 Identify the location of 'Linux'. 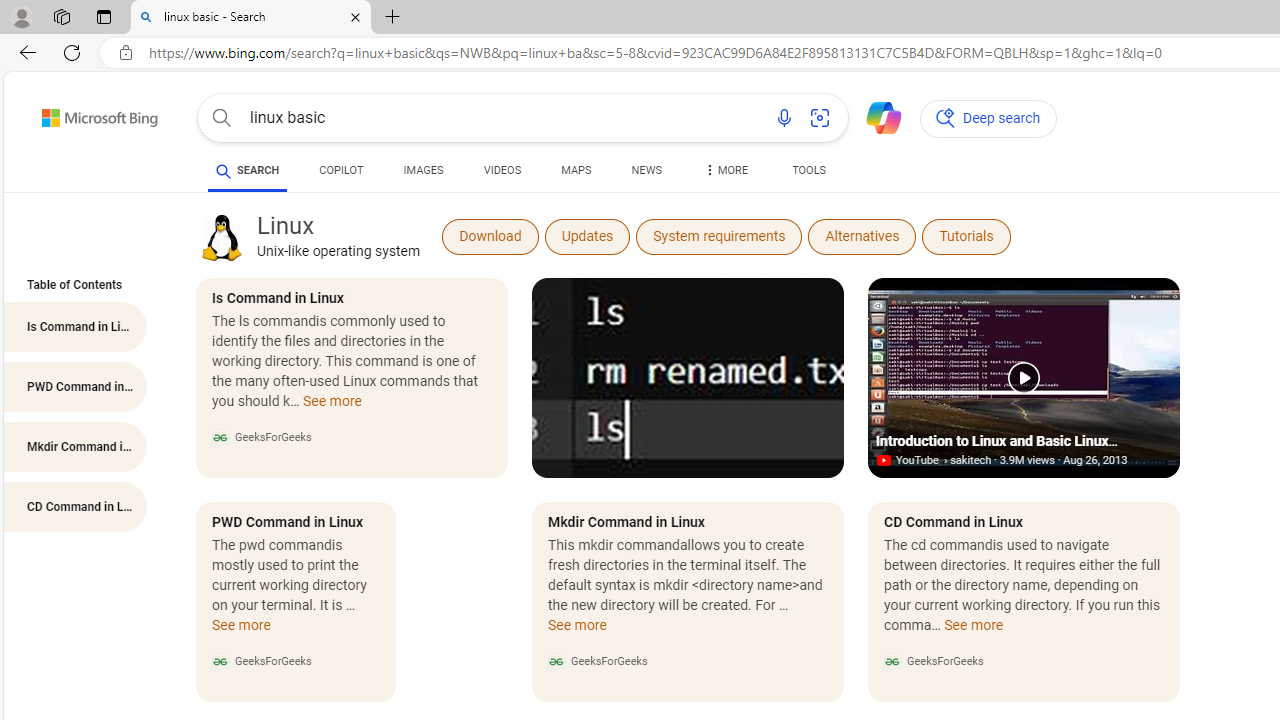
(221, 236).